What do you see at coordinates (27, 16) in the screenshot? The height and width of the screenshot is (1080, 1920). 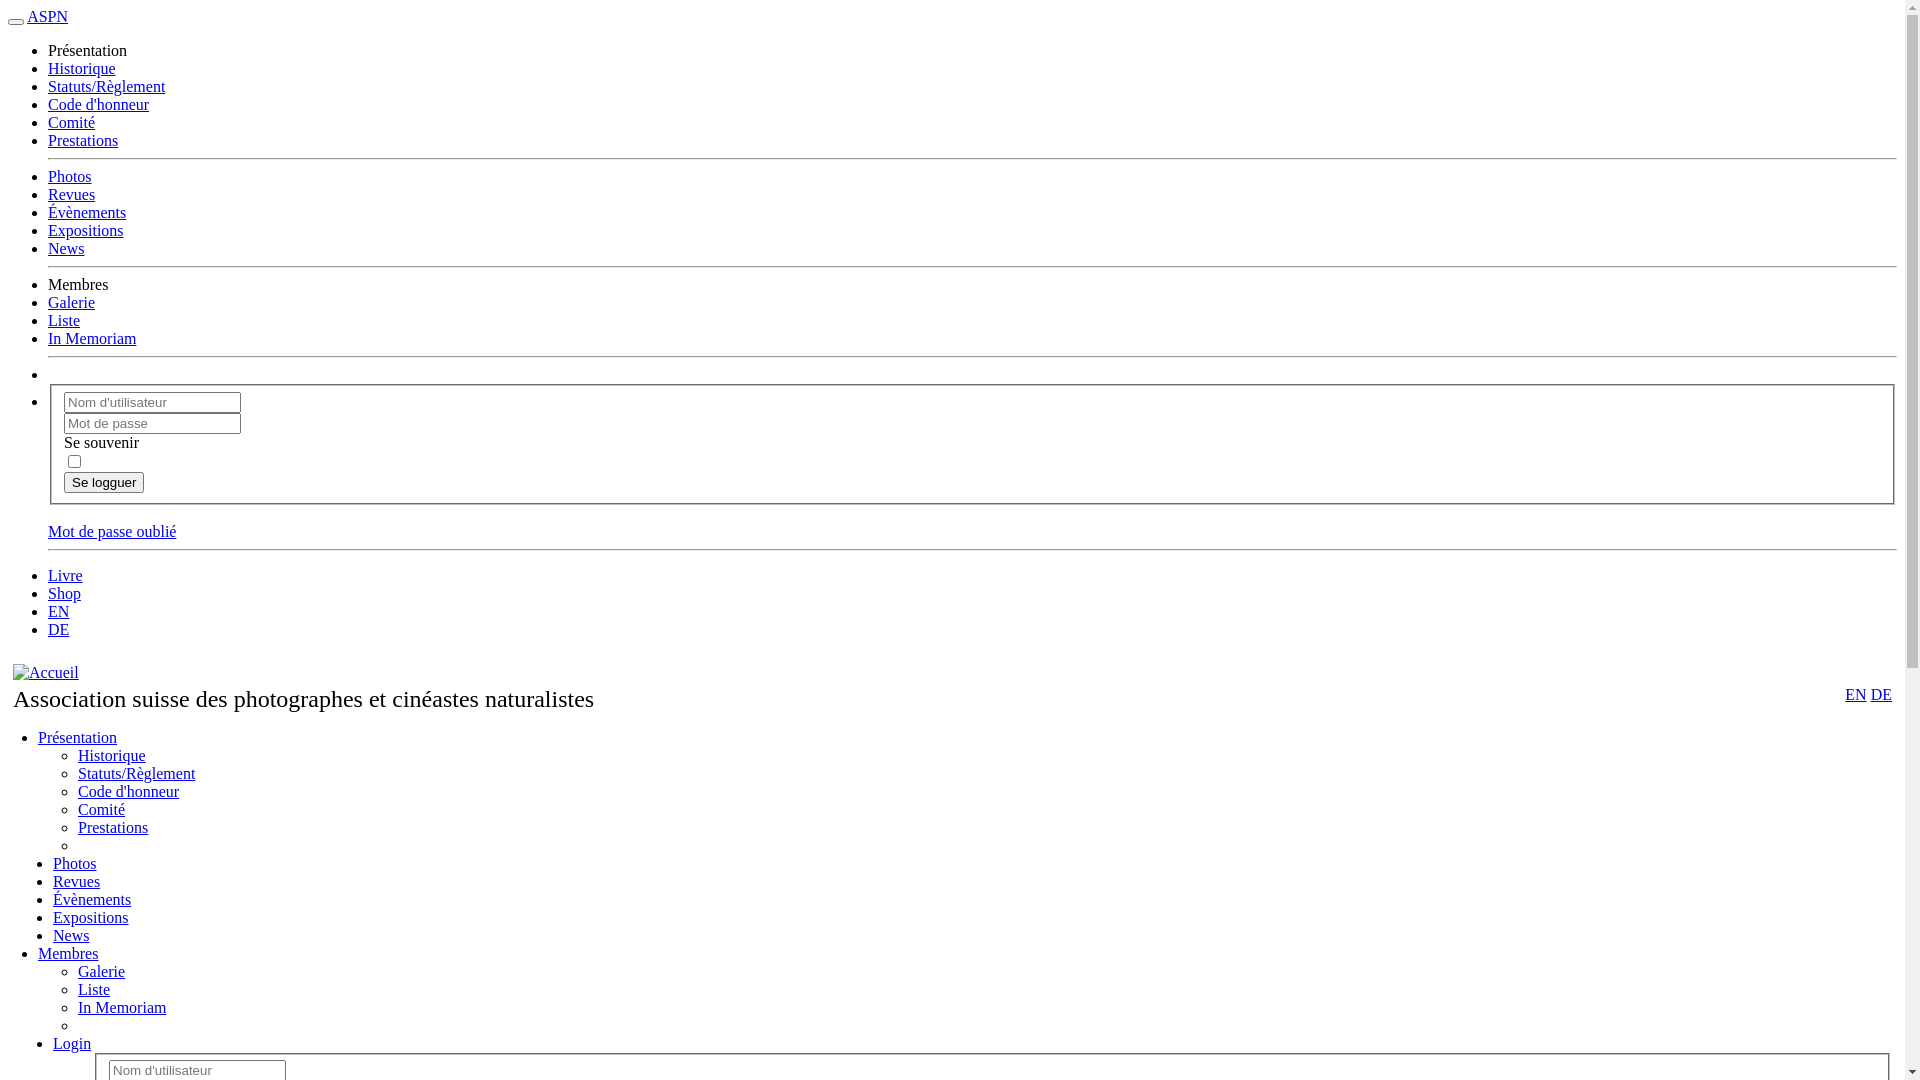 I see `'ASPN'` at bounding box center [27, 16].